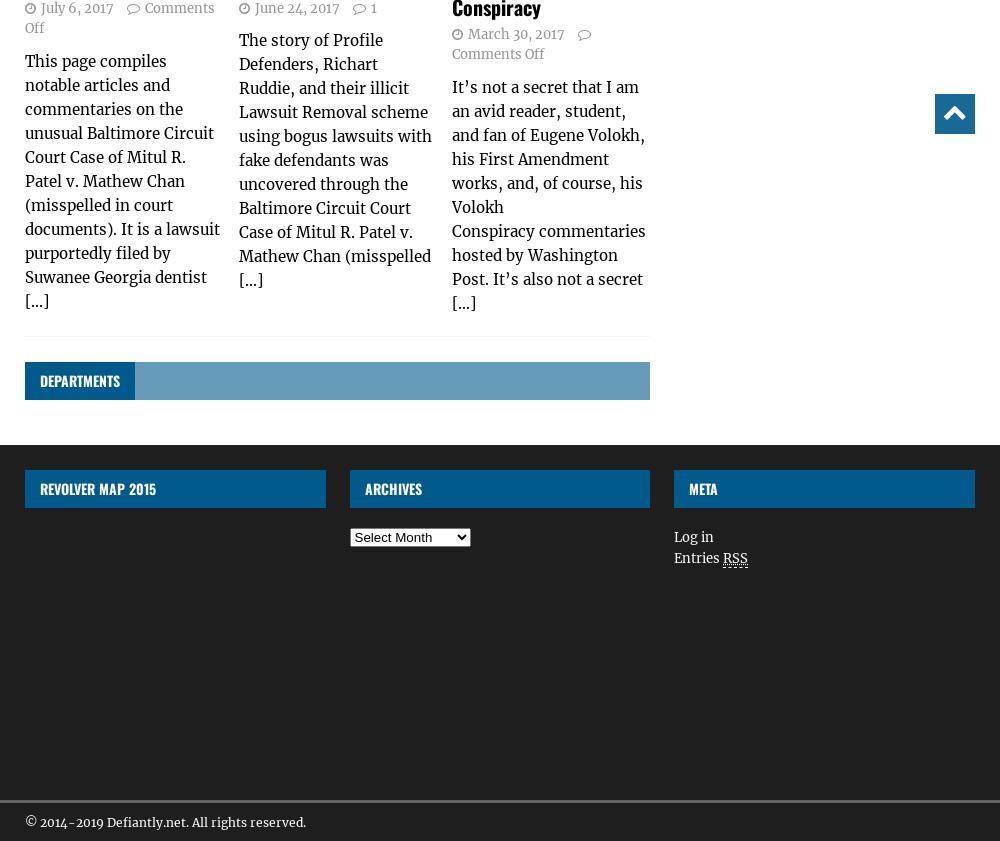 This screenshot has height=841, width=1000. I want to click on 'Log in', so click(693, 537).